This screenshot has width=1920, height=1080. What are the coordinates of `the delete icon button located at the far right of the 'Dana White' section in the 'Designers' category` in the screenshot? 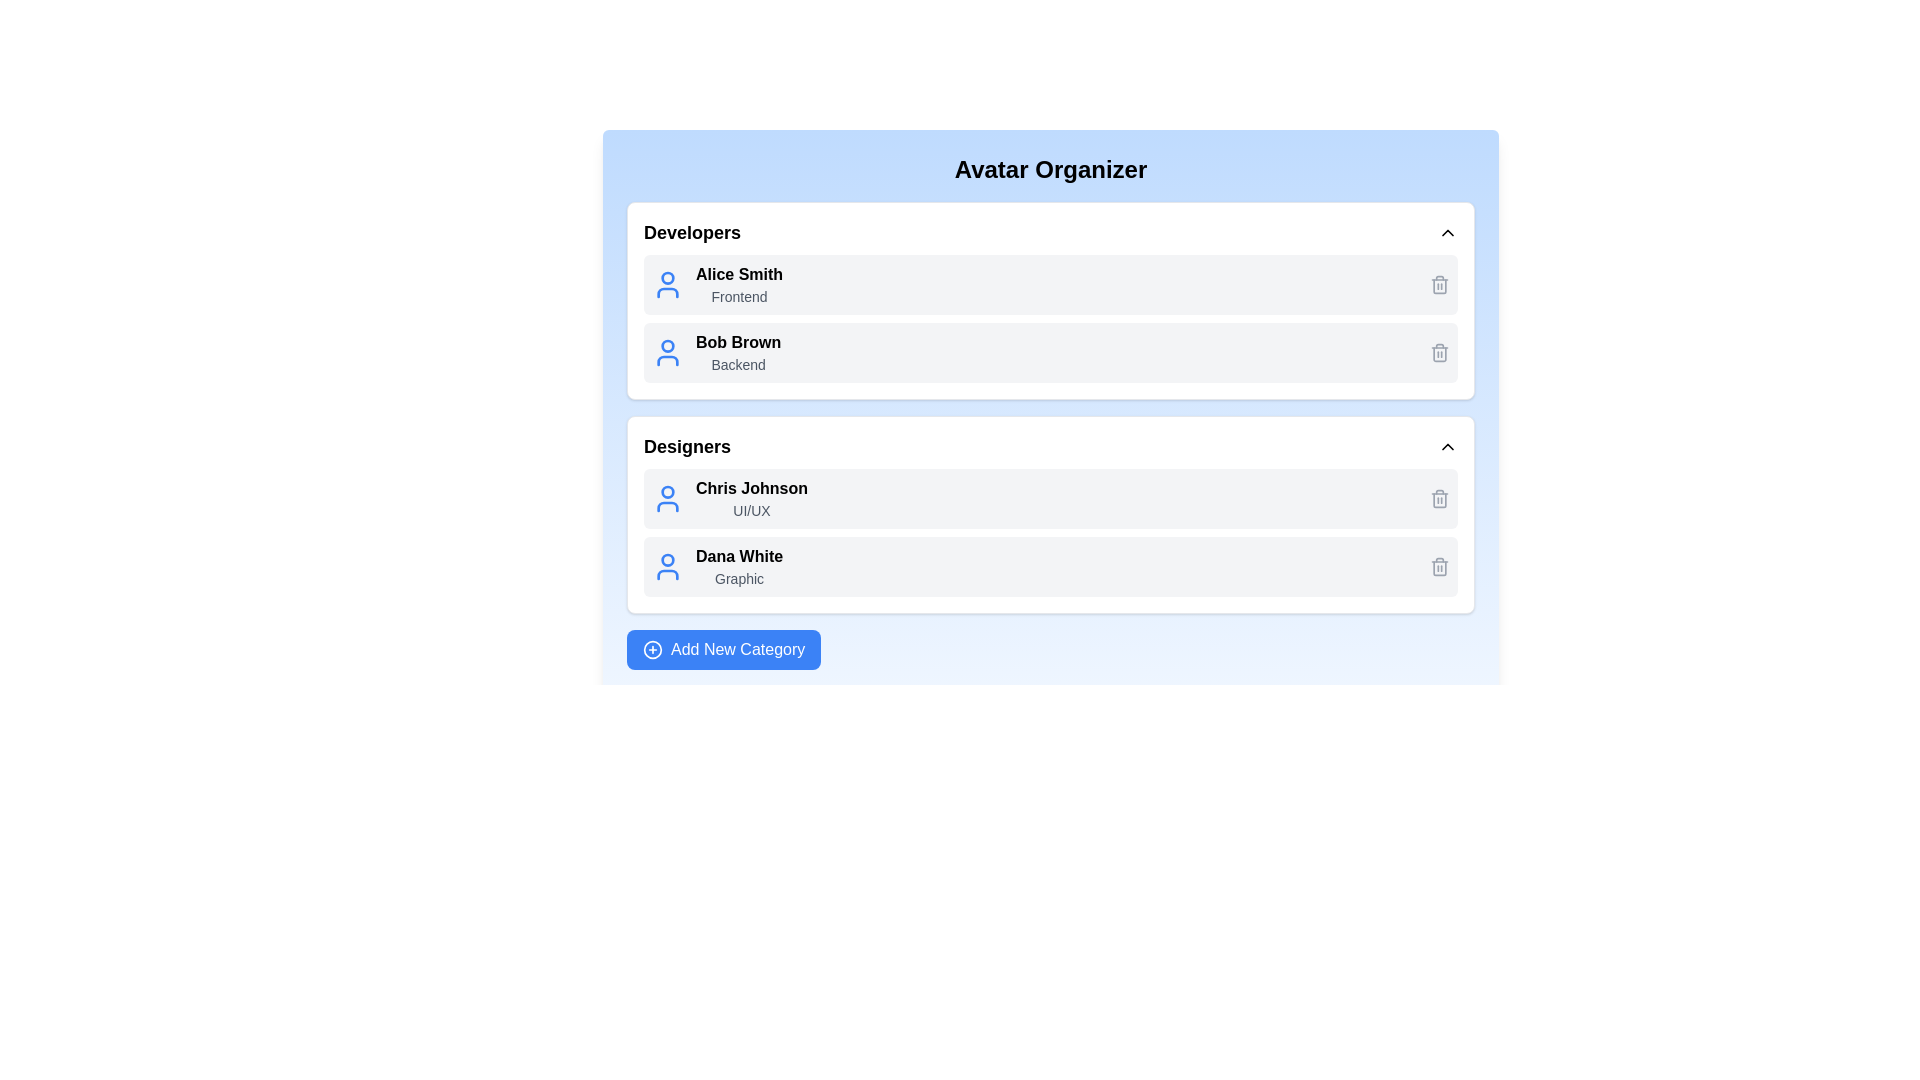 It's located at (1440, 567).